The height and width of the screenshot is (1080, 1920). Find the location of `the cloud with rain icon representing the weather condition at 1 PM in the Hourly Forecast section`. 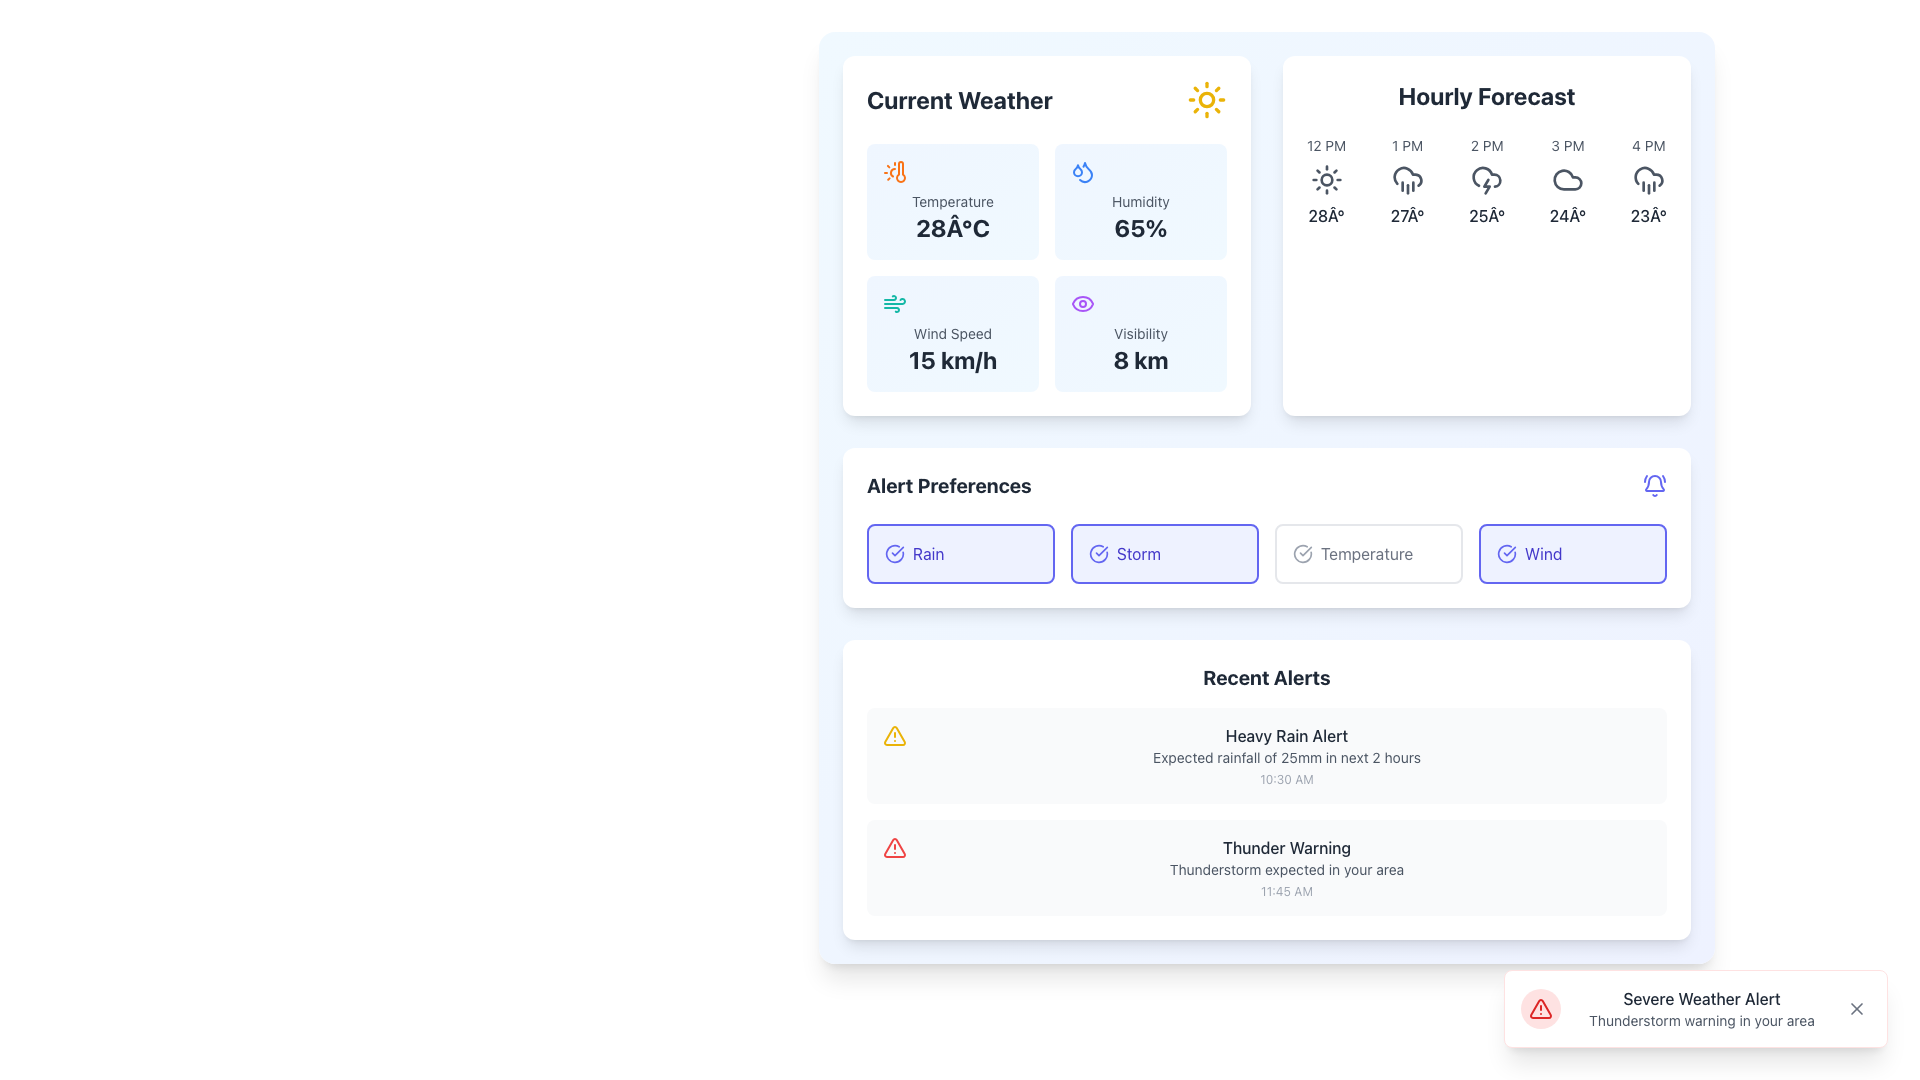

the cloud with rain icon representing the weather condition at 1 PM in the Hourly Forecast section is located at coordinates (1406, 175).